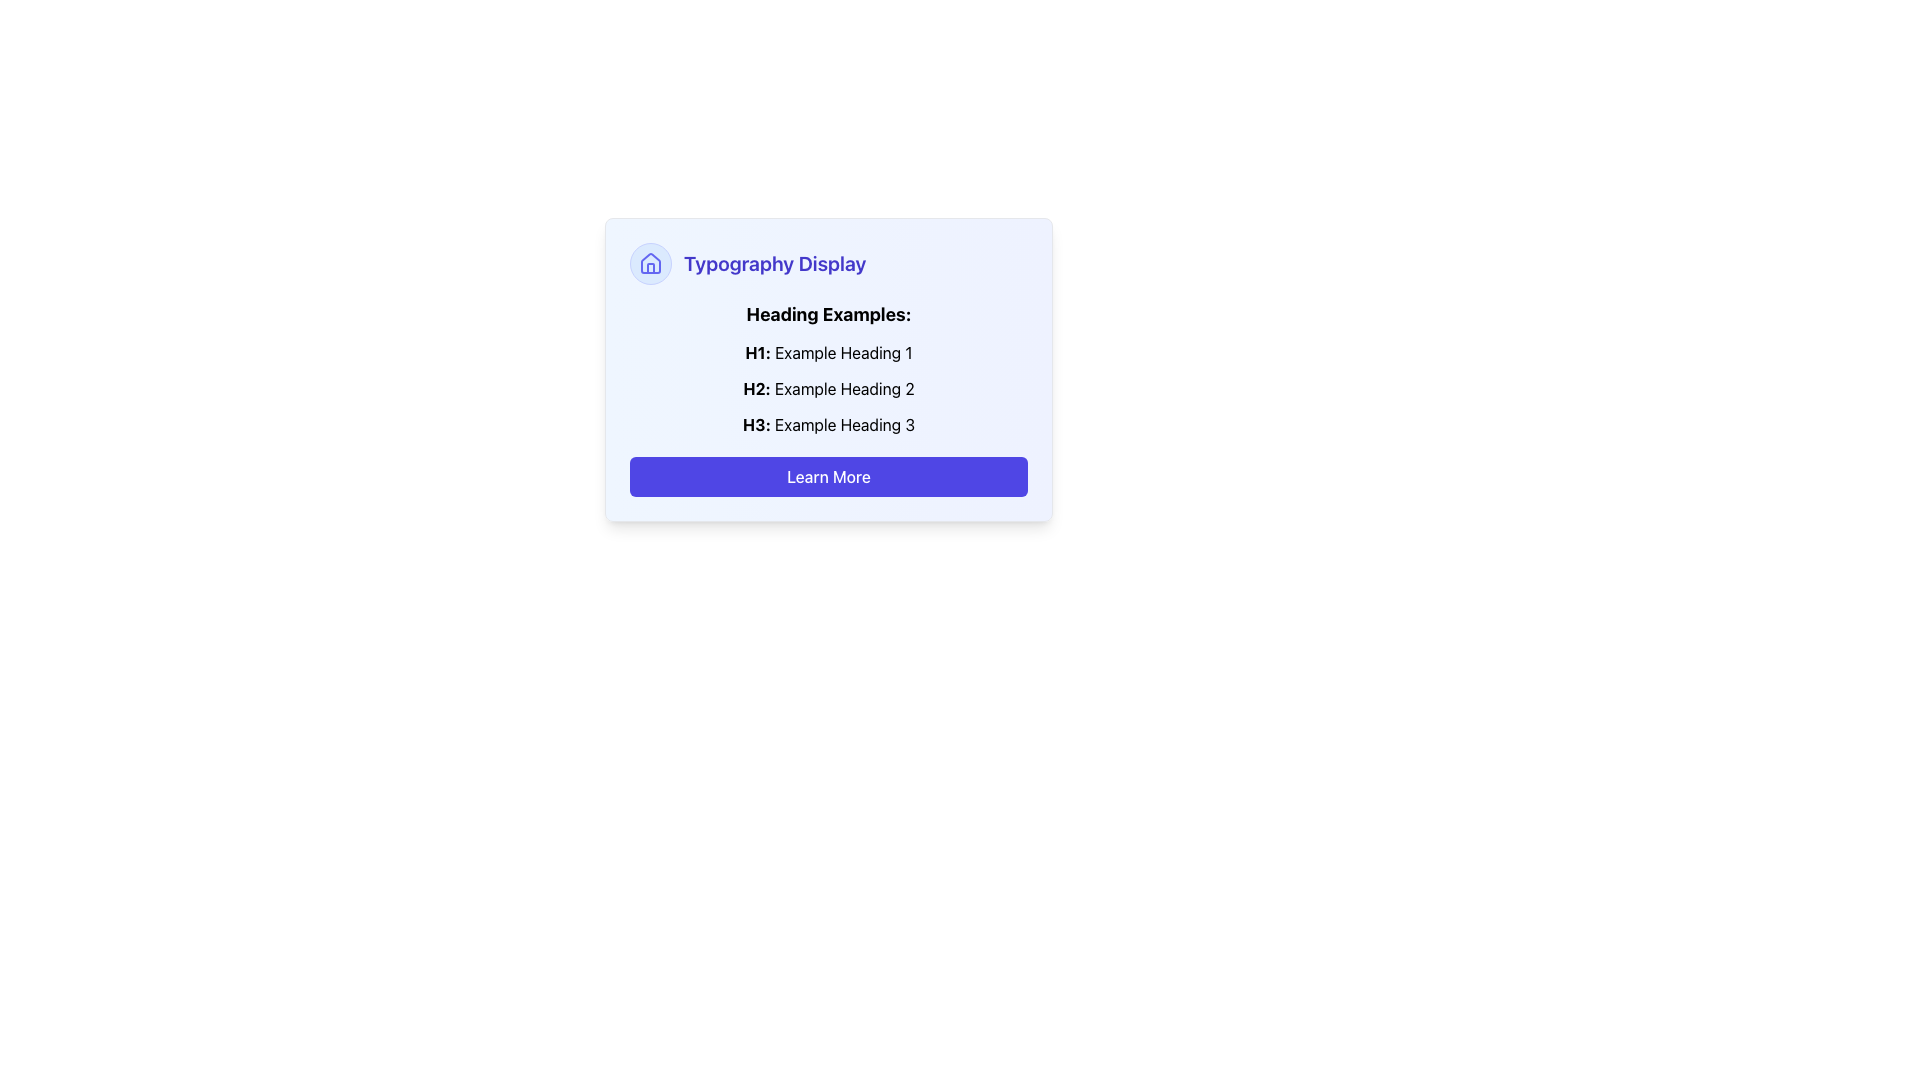 The height and width of the screenshot is (1080, 1920). Describe the element at coordinates (651, 262) in the screenshot. I see `the circular icon with a light blue background and indigo house symbol located to the left of the 'Typography Display' text` at that location.